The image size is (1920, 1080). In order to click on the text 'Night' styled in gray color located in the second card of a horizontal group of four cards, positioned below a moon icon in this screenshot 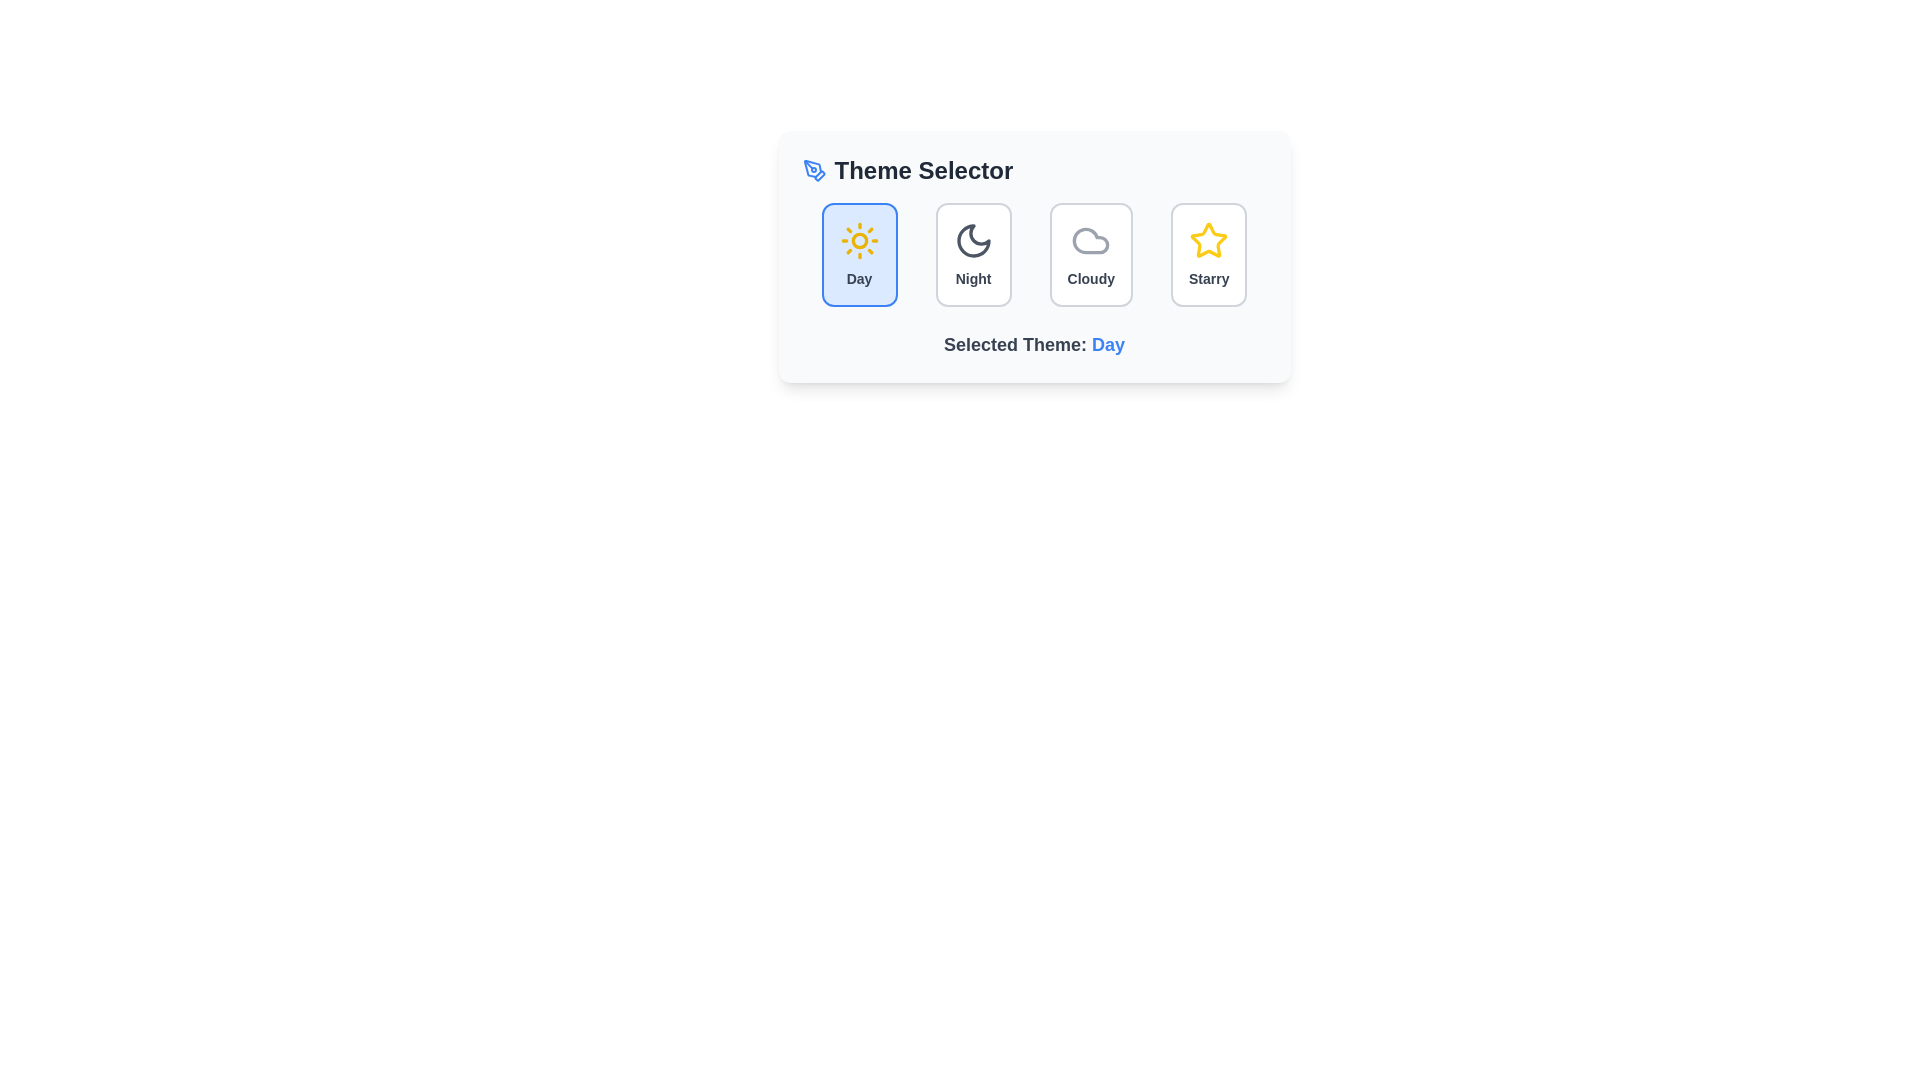, I will do `click(973, 278)`.